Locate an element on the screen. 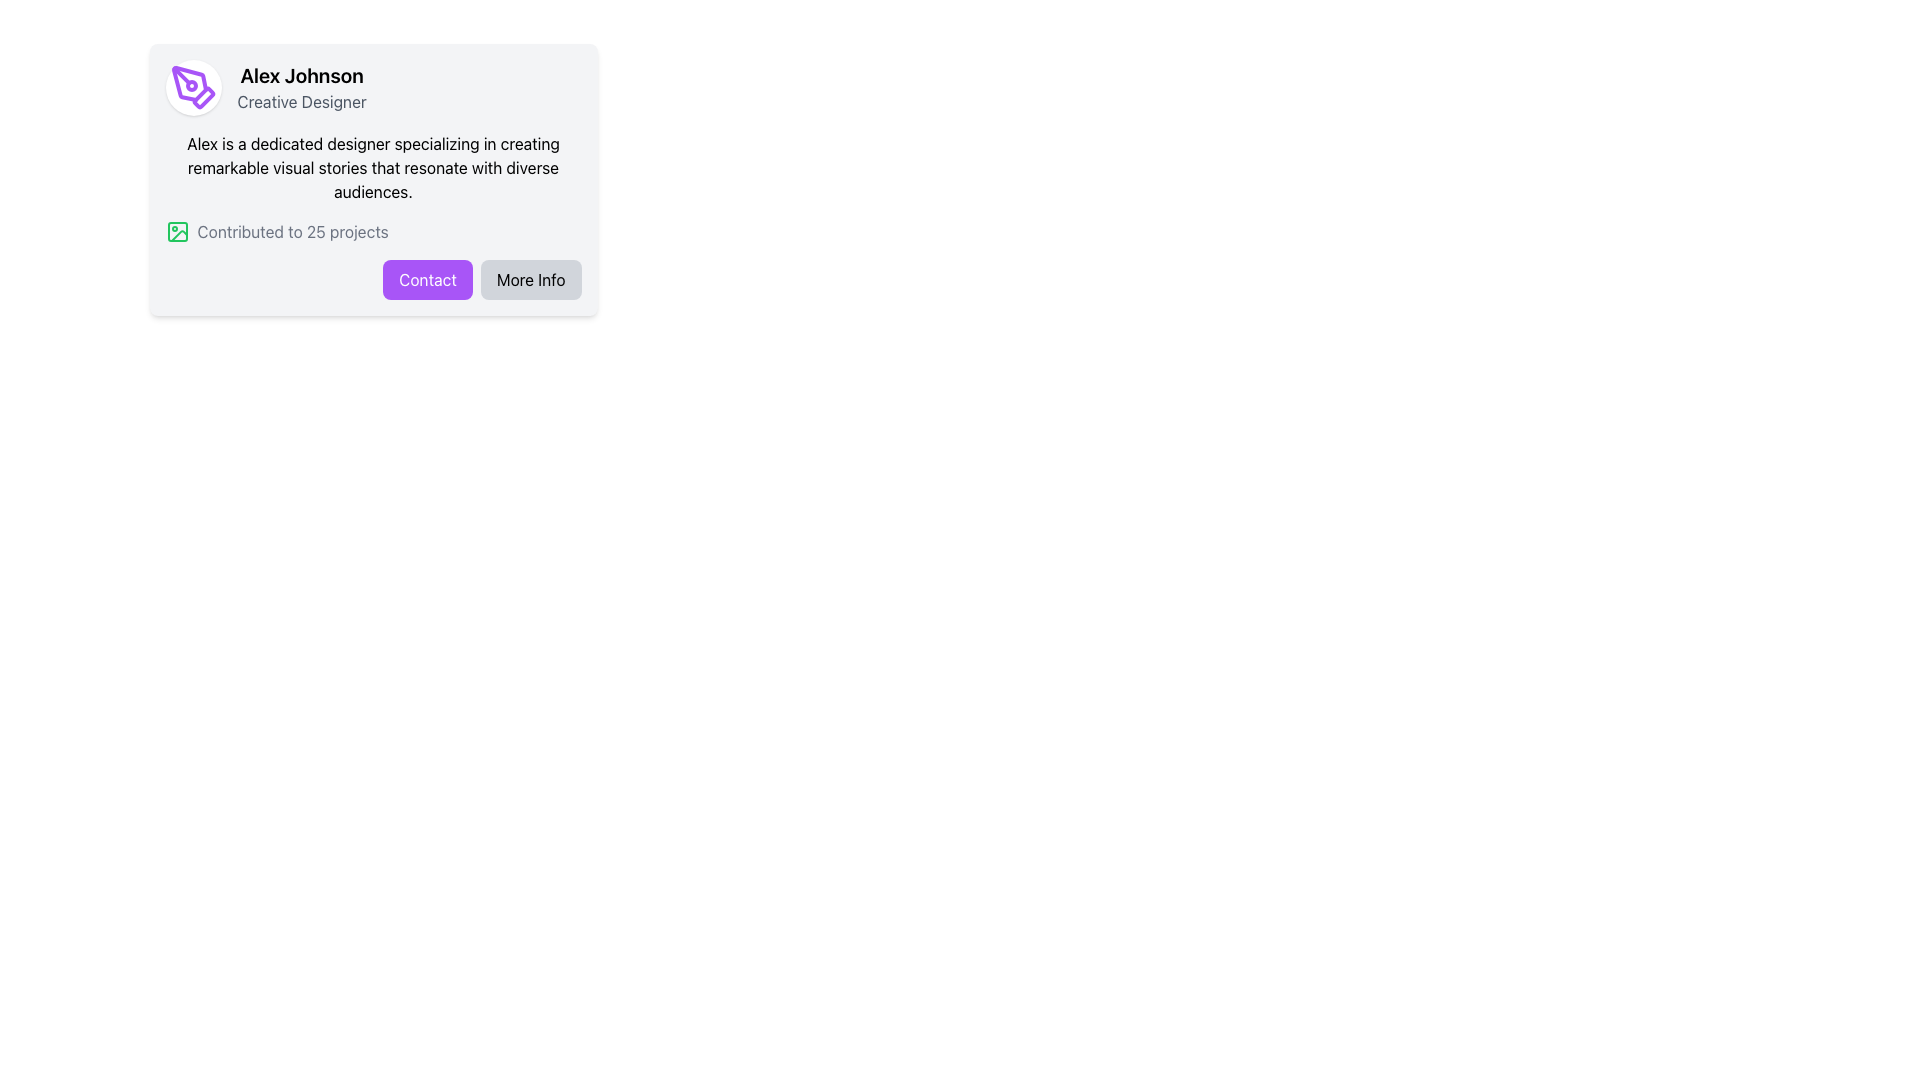 The height and width of the screenshot is (1080, 1920). the non-interactive Text Label with Icon that describes the user's contributions, located below the description text block and above the buttons is located at coordinates (373, 230).